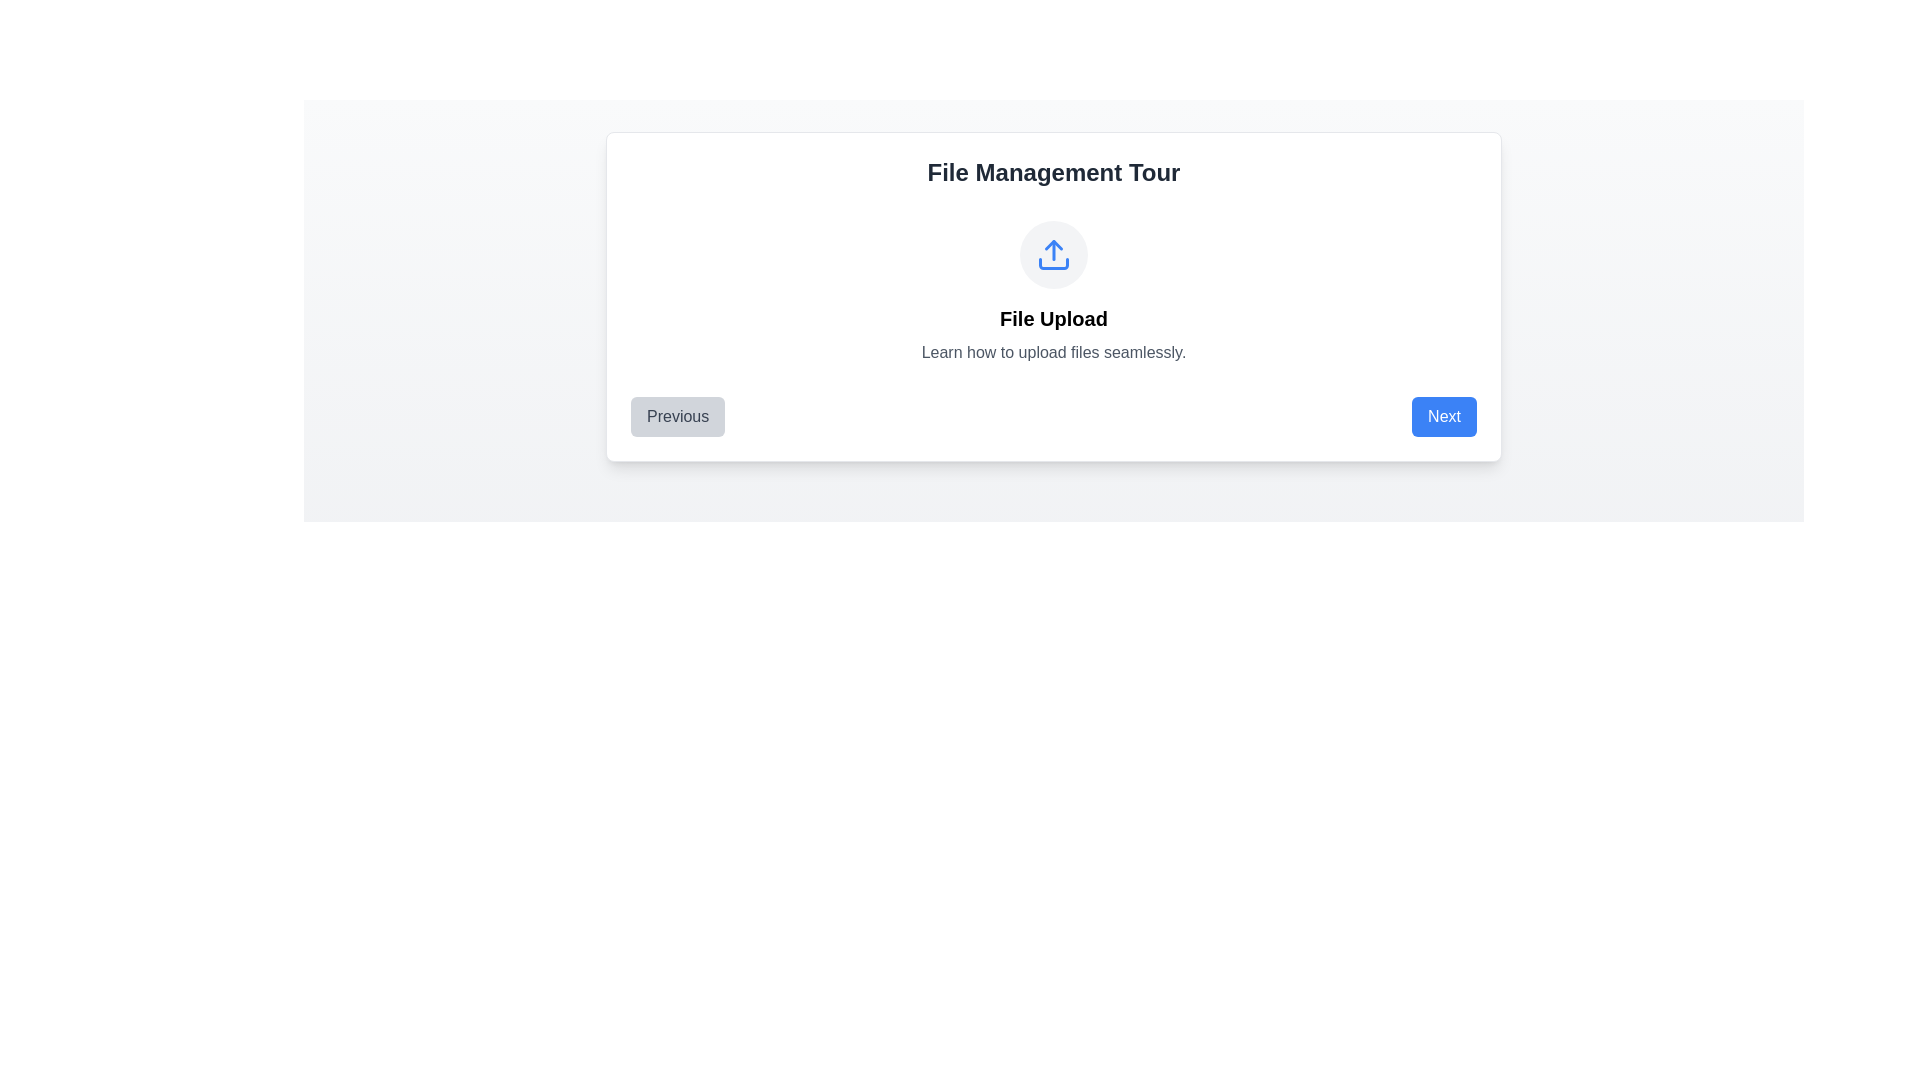 This screenshot has height=1080, width=1920. Describe the element at coordinates (1053, 253) in the screenshot. I see `the upload icon, which is a blue arrow pointing upward over a horizontal line within a circular light gray background, located in the center of the 'File Management Tour' card` at that location.